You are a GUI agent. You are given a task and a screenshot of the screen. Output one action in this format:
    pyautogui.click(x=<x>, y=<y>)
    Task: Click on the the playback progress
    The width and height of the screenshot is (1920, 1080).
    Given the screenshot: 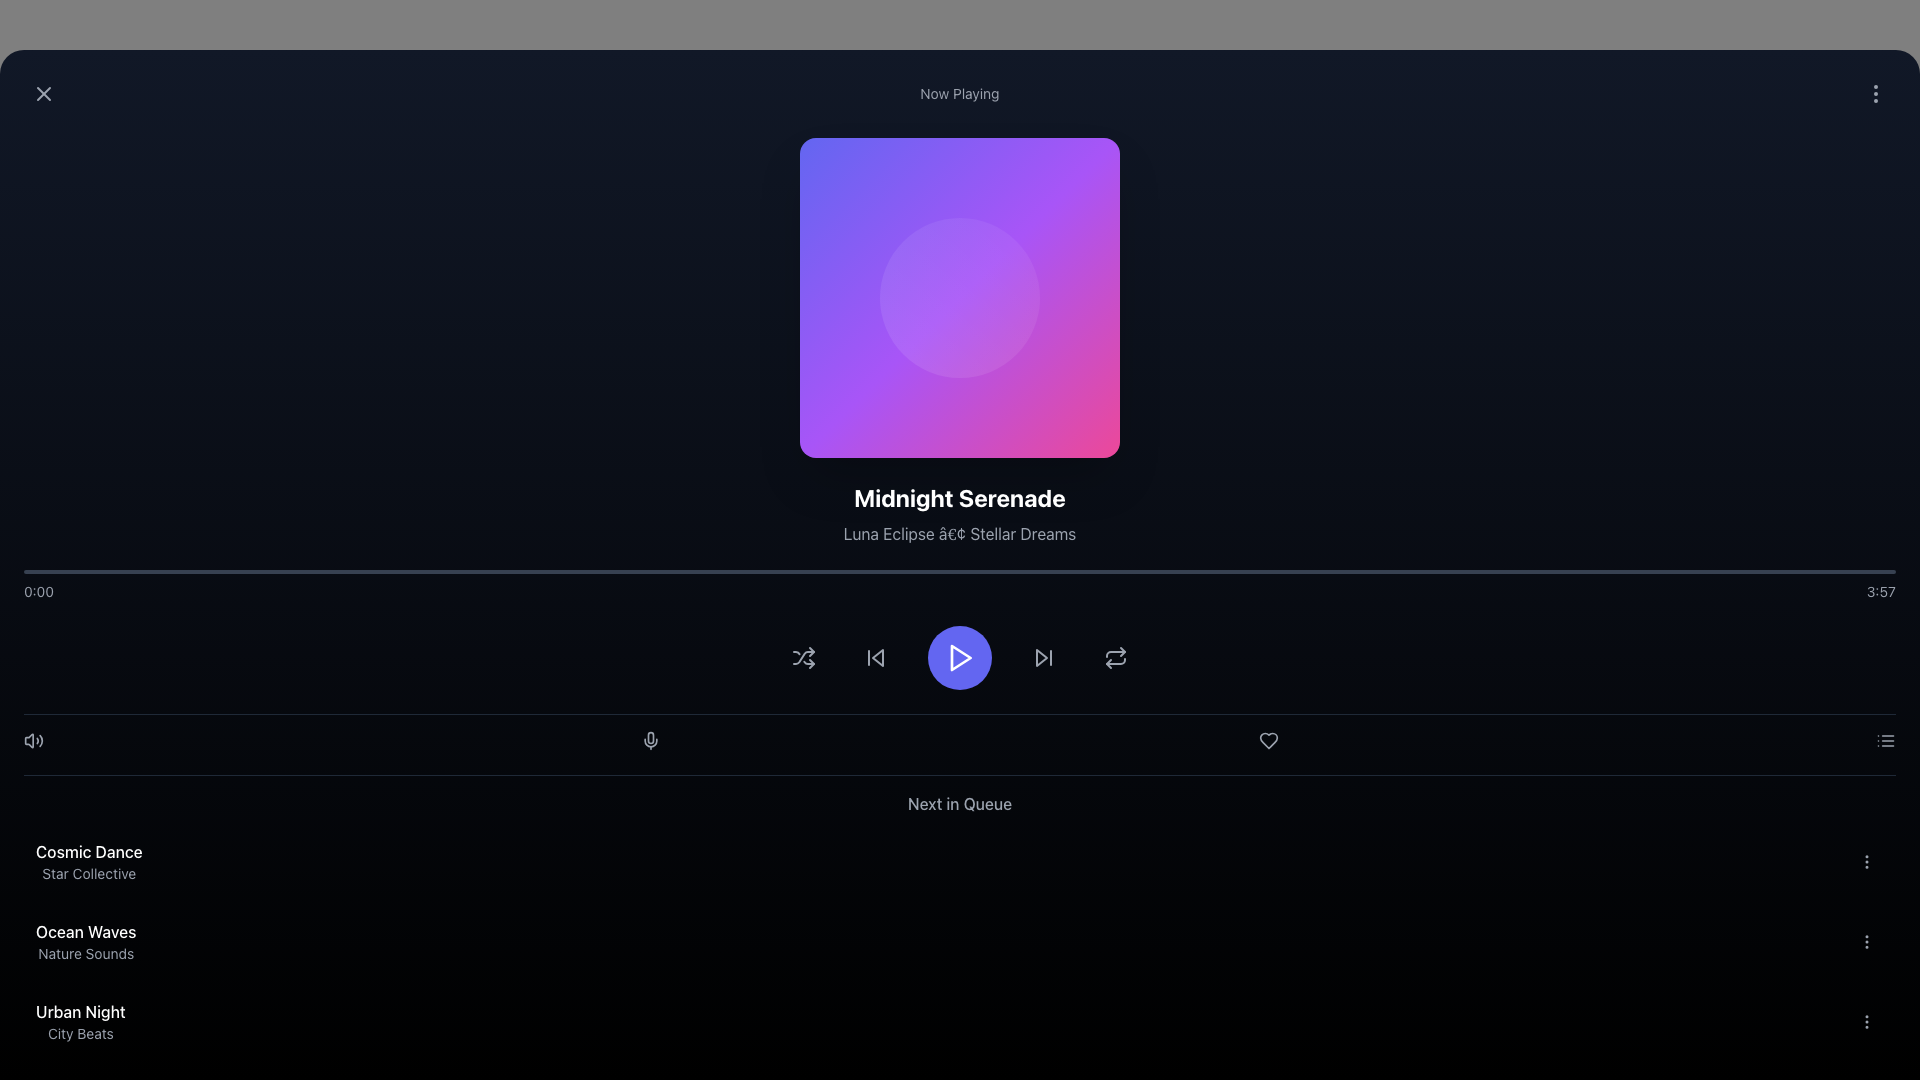 What is the action you would take?
    pyautogui.click(x=1615, y=571)
    